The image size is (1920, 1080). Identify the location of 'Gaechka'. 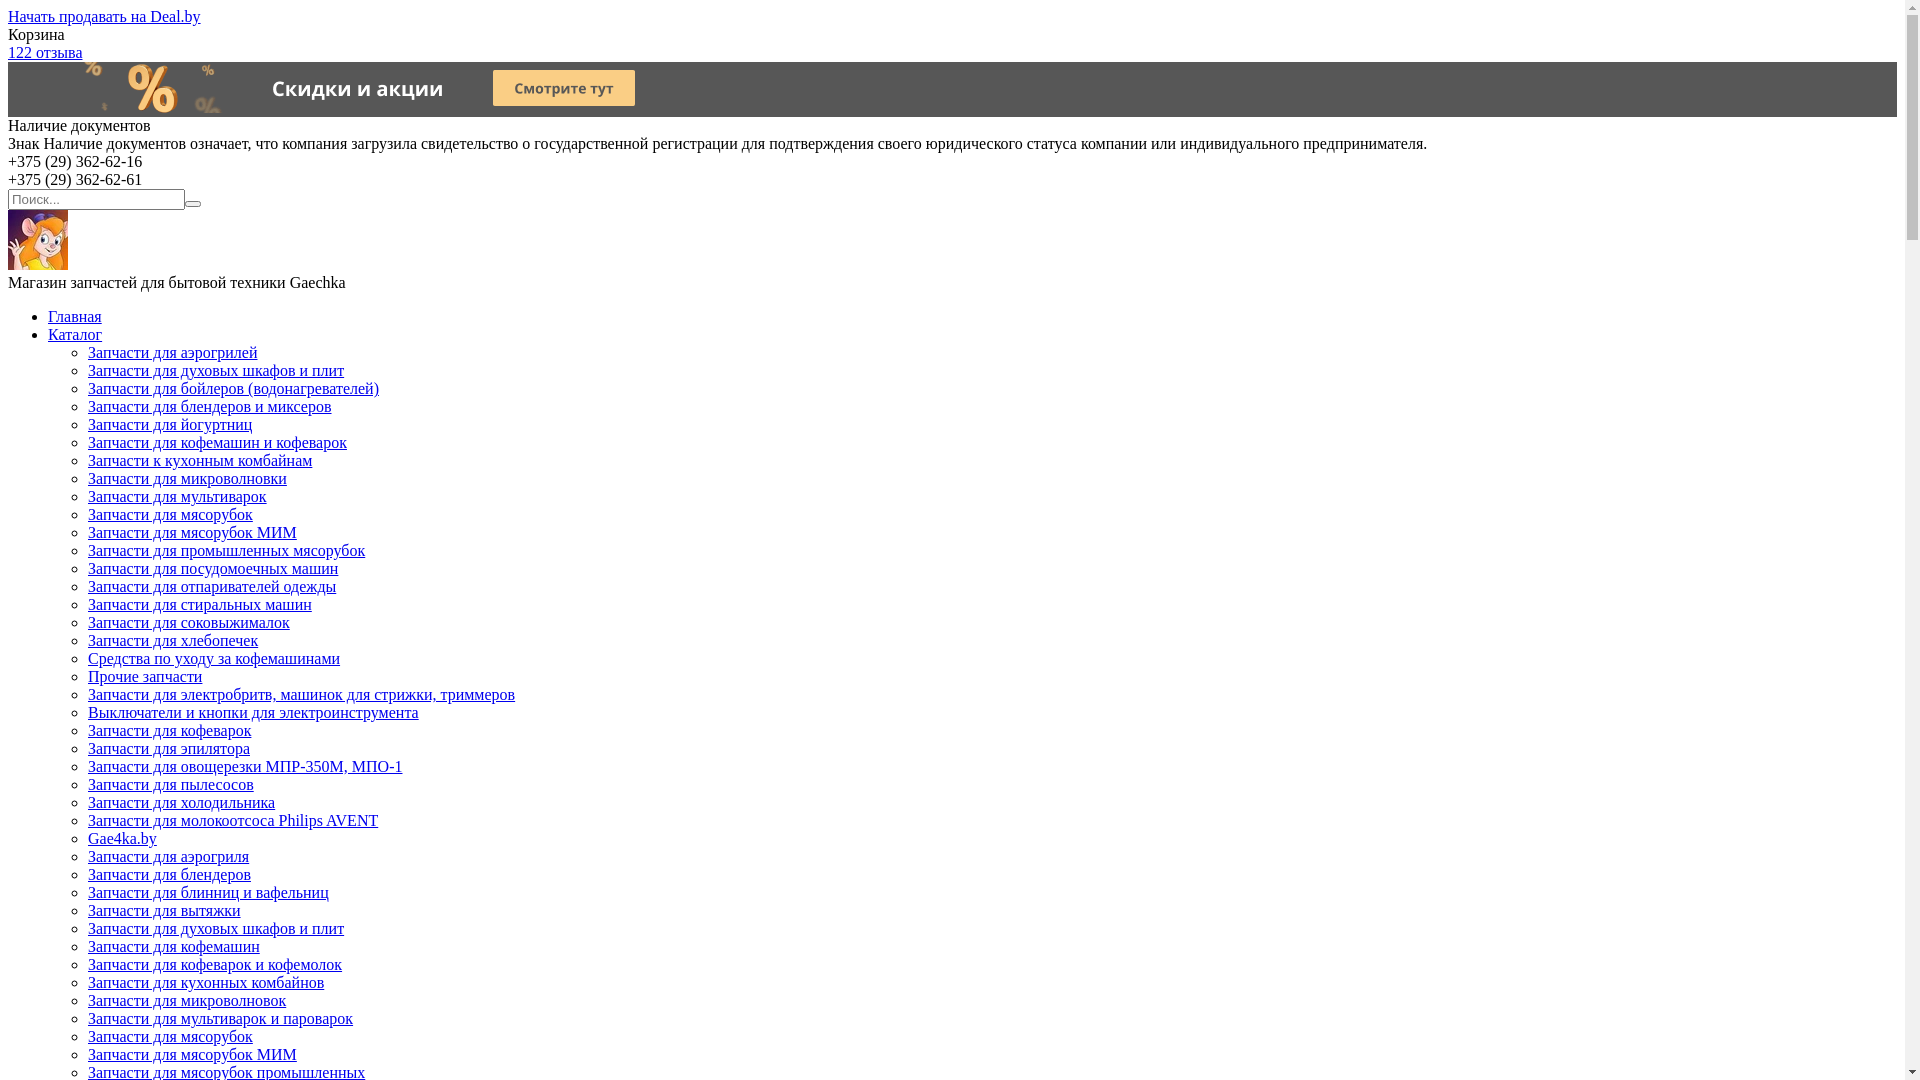
(8, 263).